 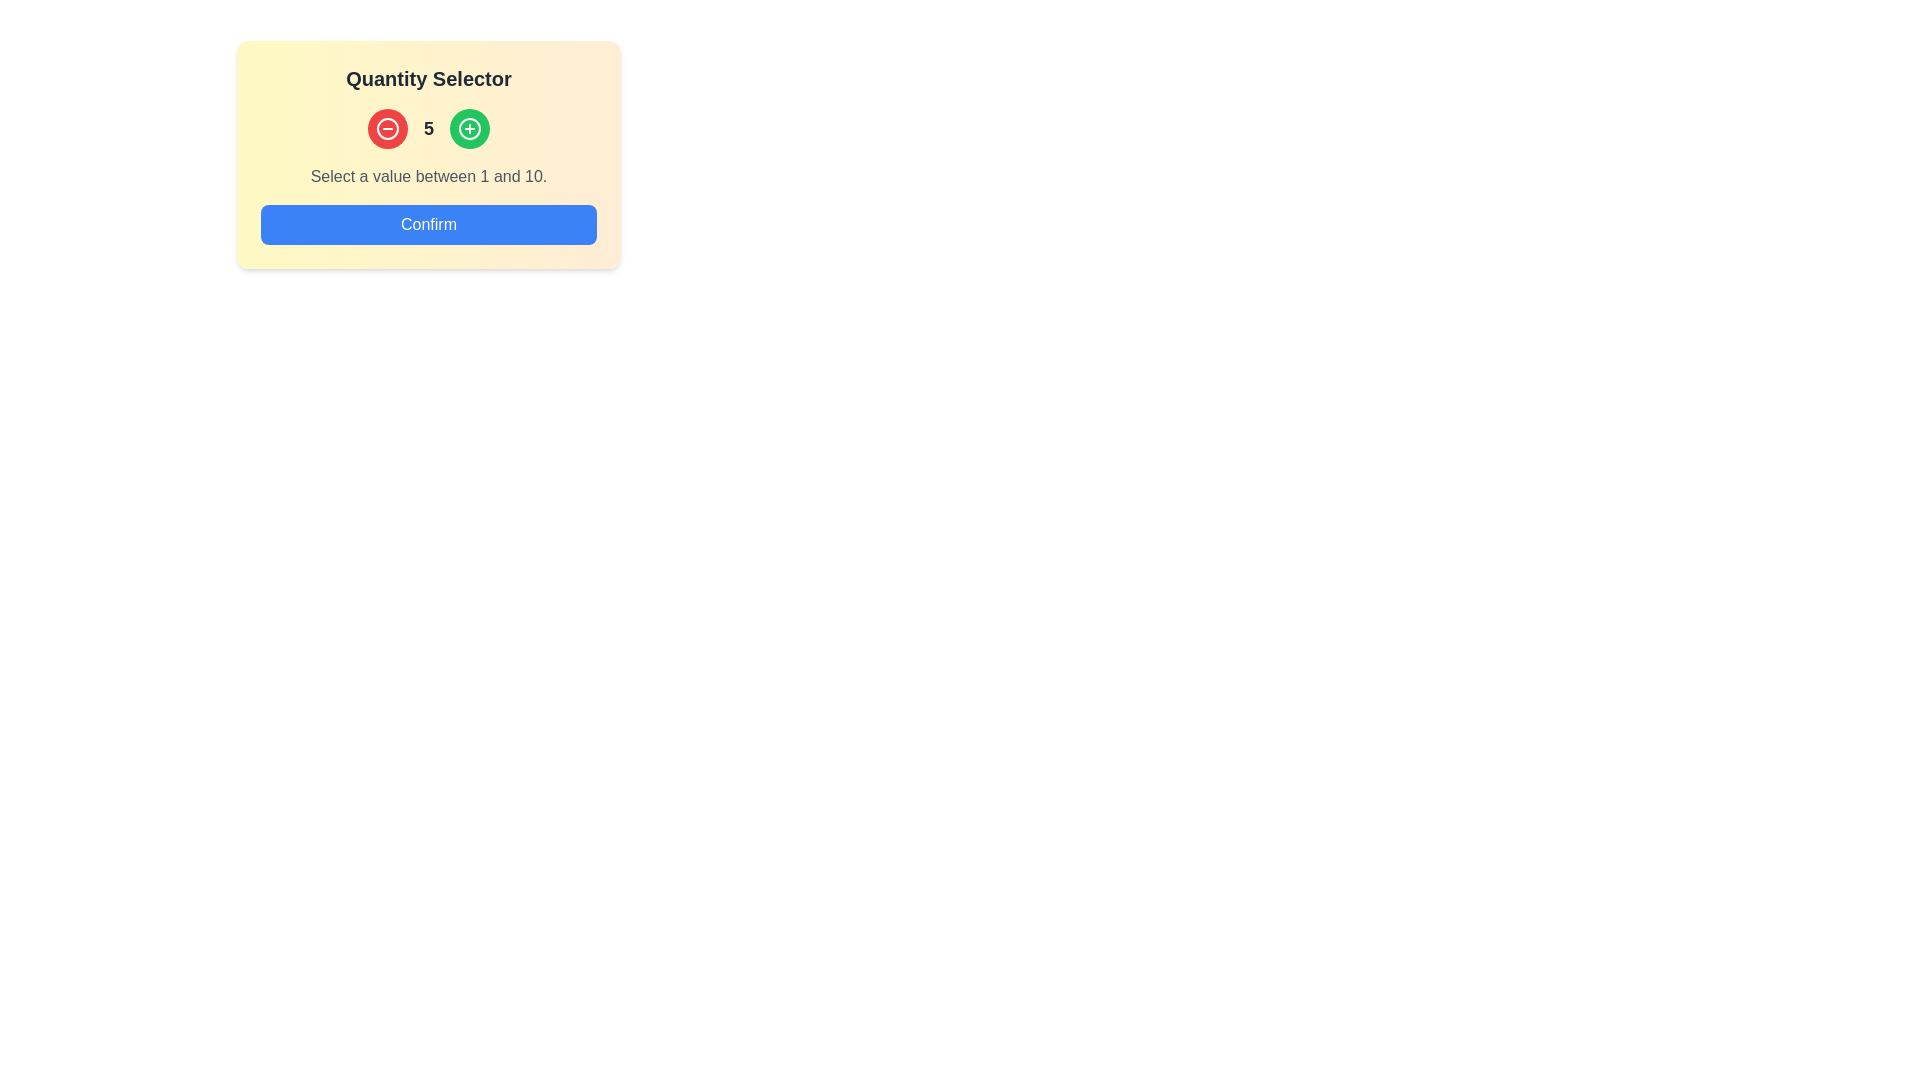 What do you see at coordinates (469, 128) in the screenshot?
I see `the increment button located immediately to the right of the red circular minus button, which is vertically aligned with the number '5', to increment the quantity` at bounding box center [469, 128].